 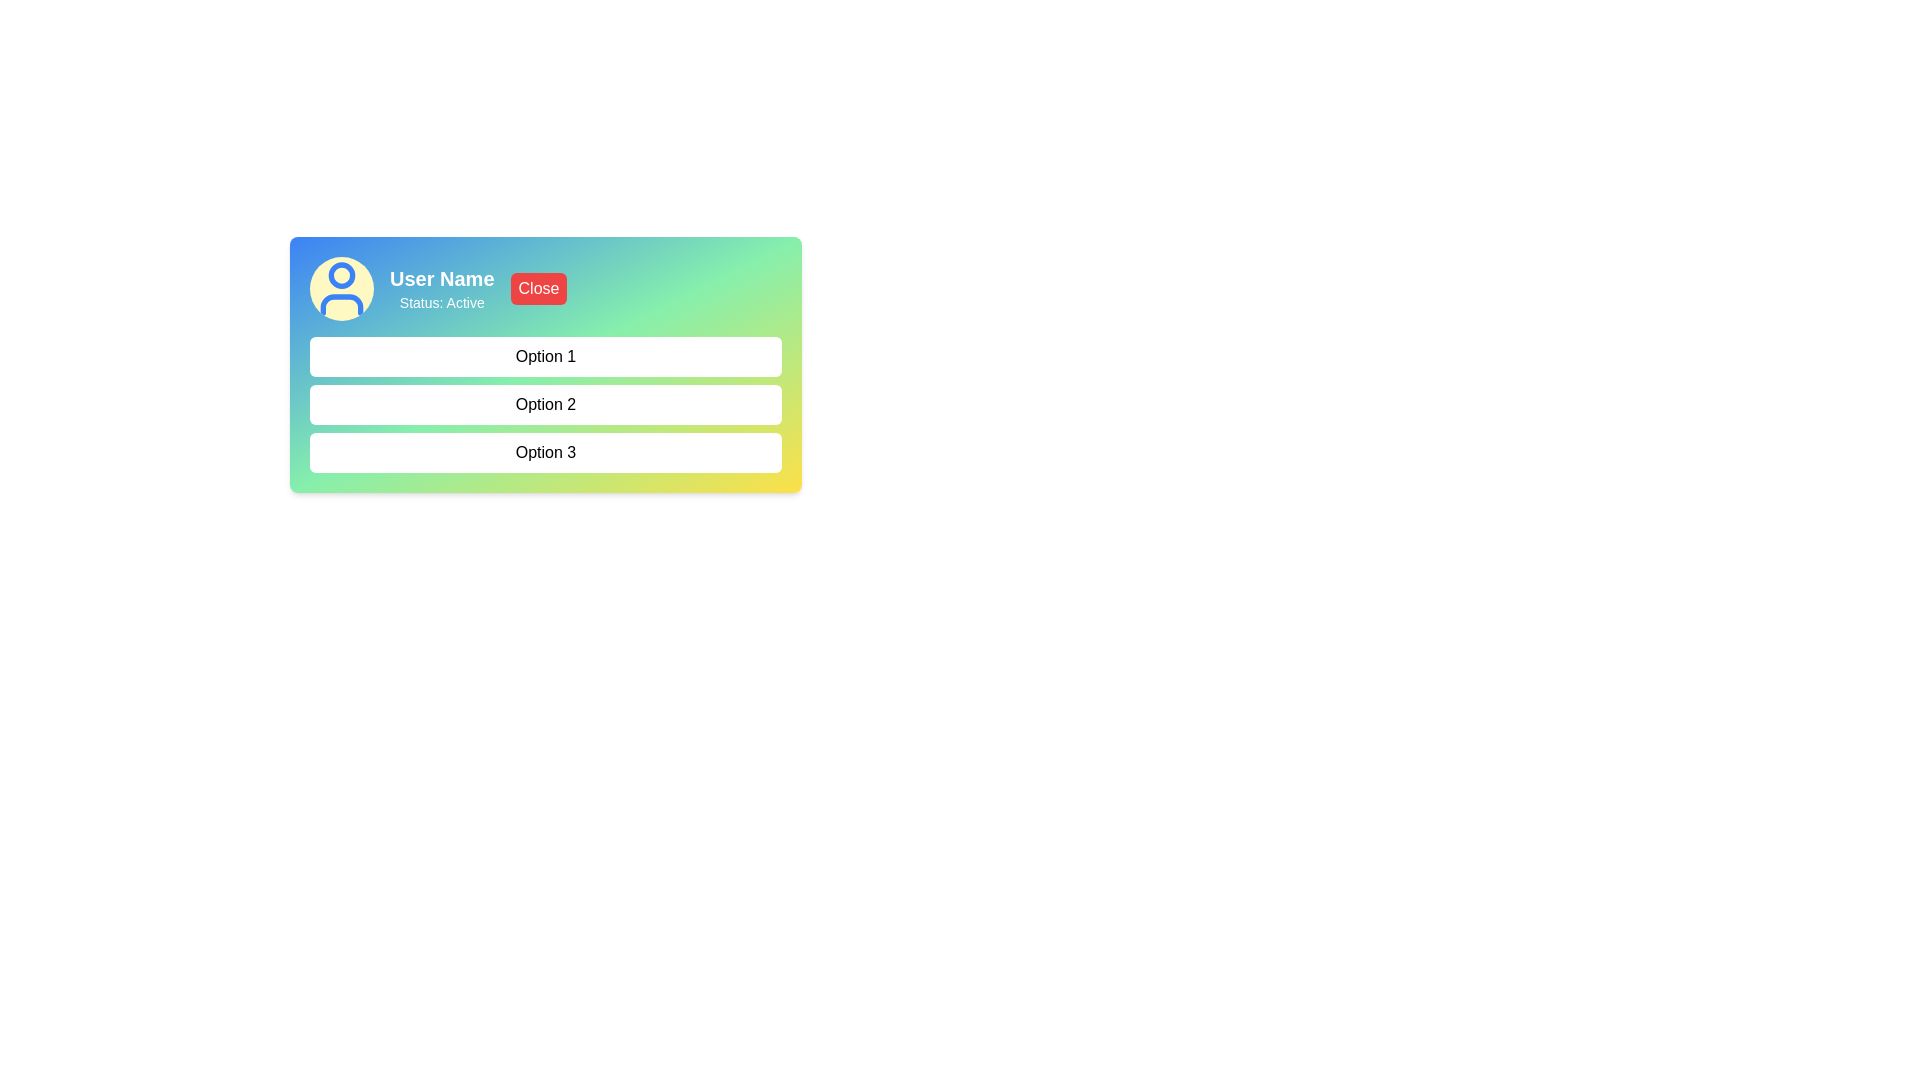 What do you see at coordinates (441, 278) in the screenshot?
I see `the user name label located at the top-left section of the card, positioned to the right of the user avatar icon and left of the red 'Close' button` at bounding box center [441, 278].